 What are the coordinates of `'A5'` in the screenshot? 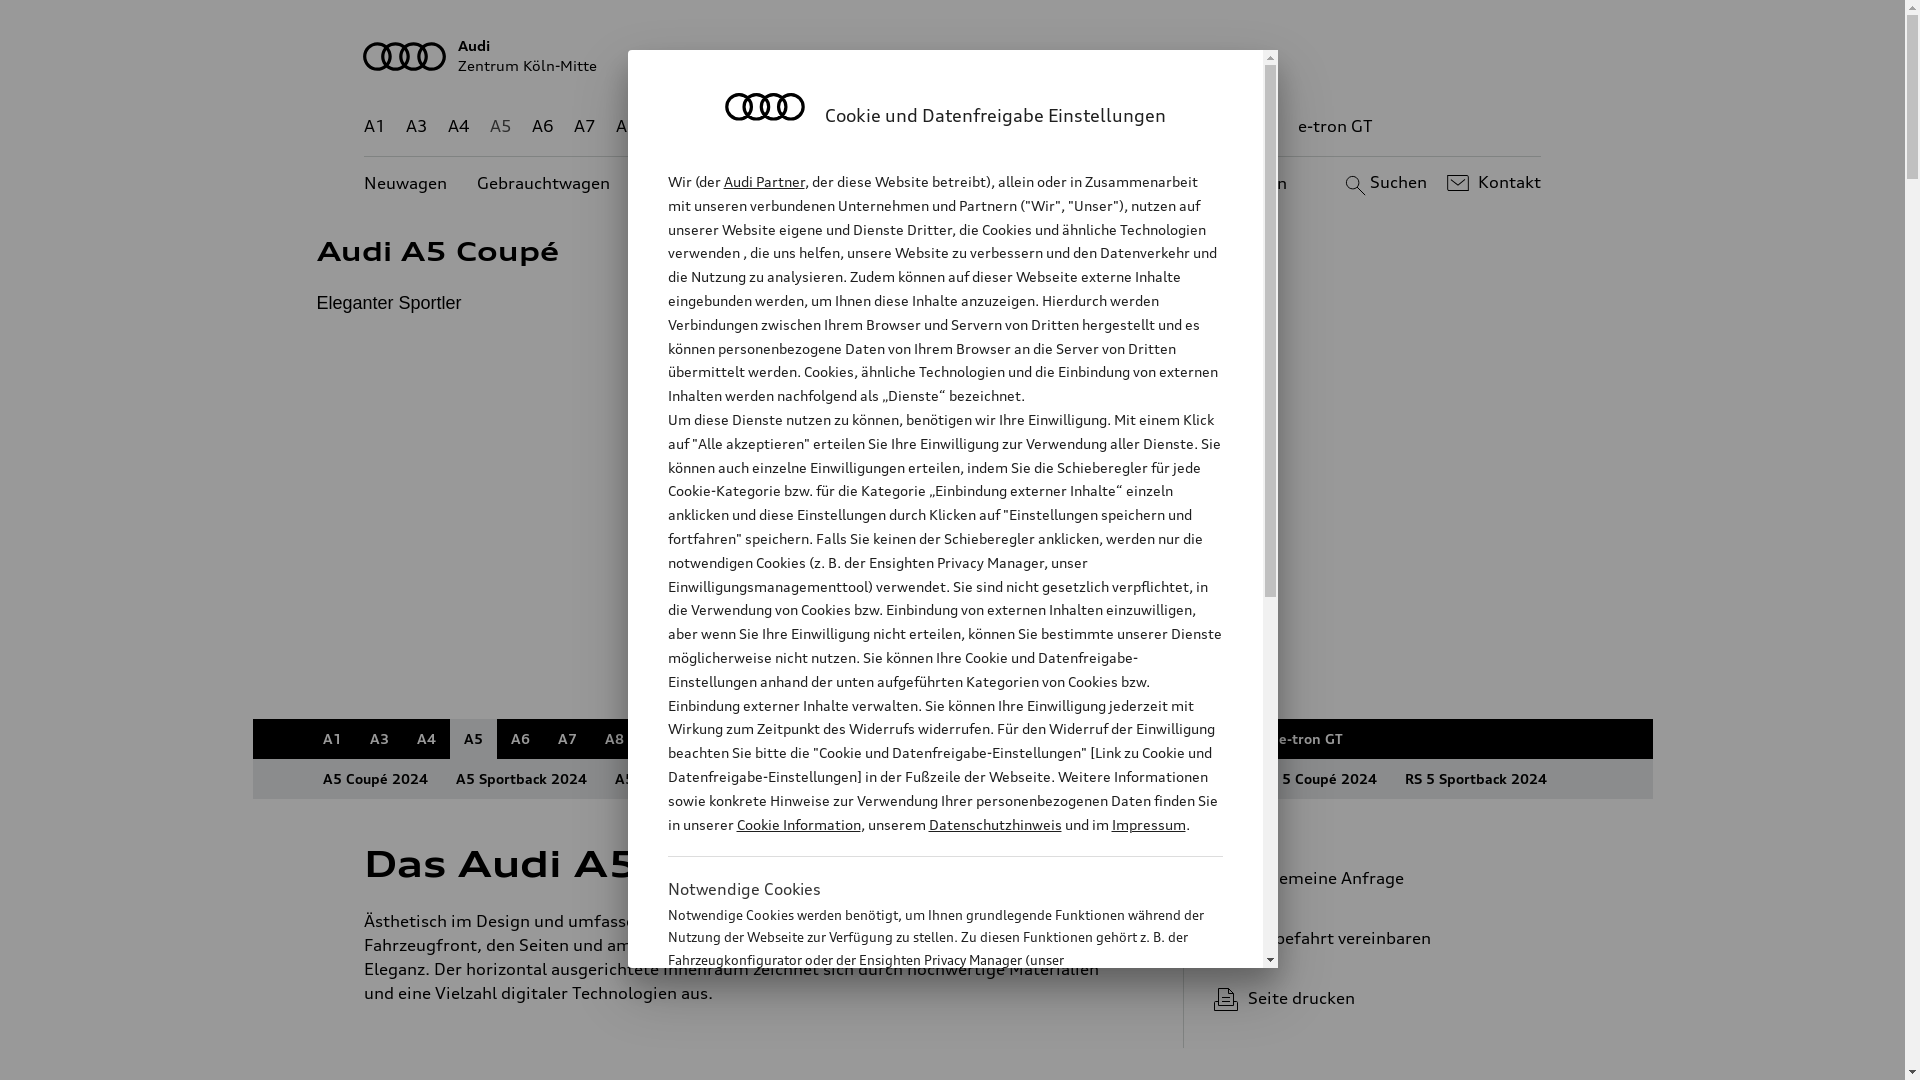 It's located at (449, 739).